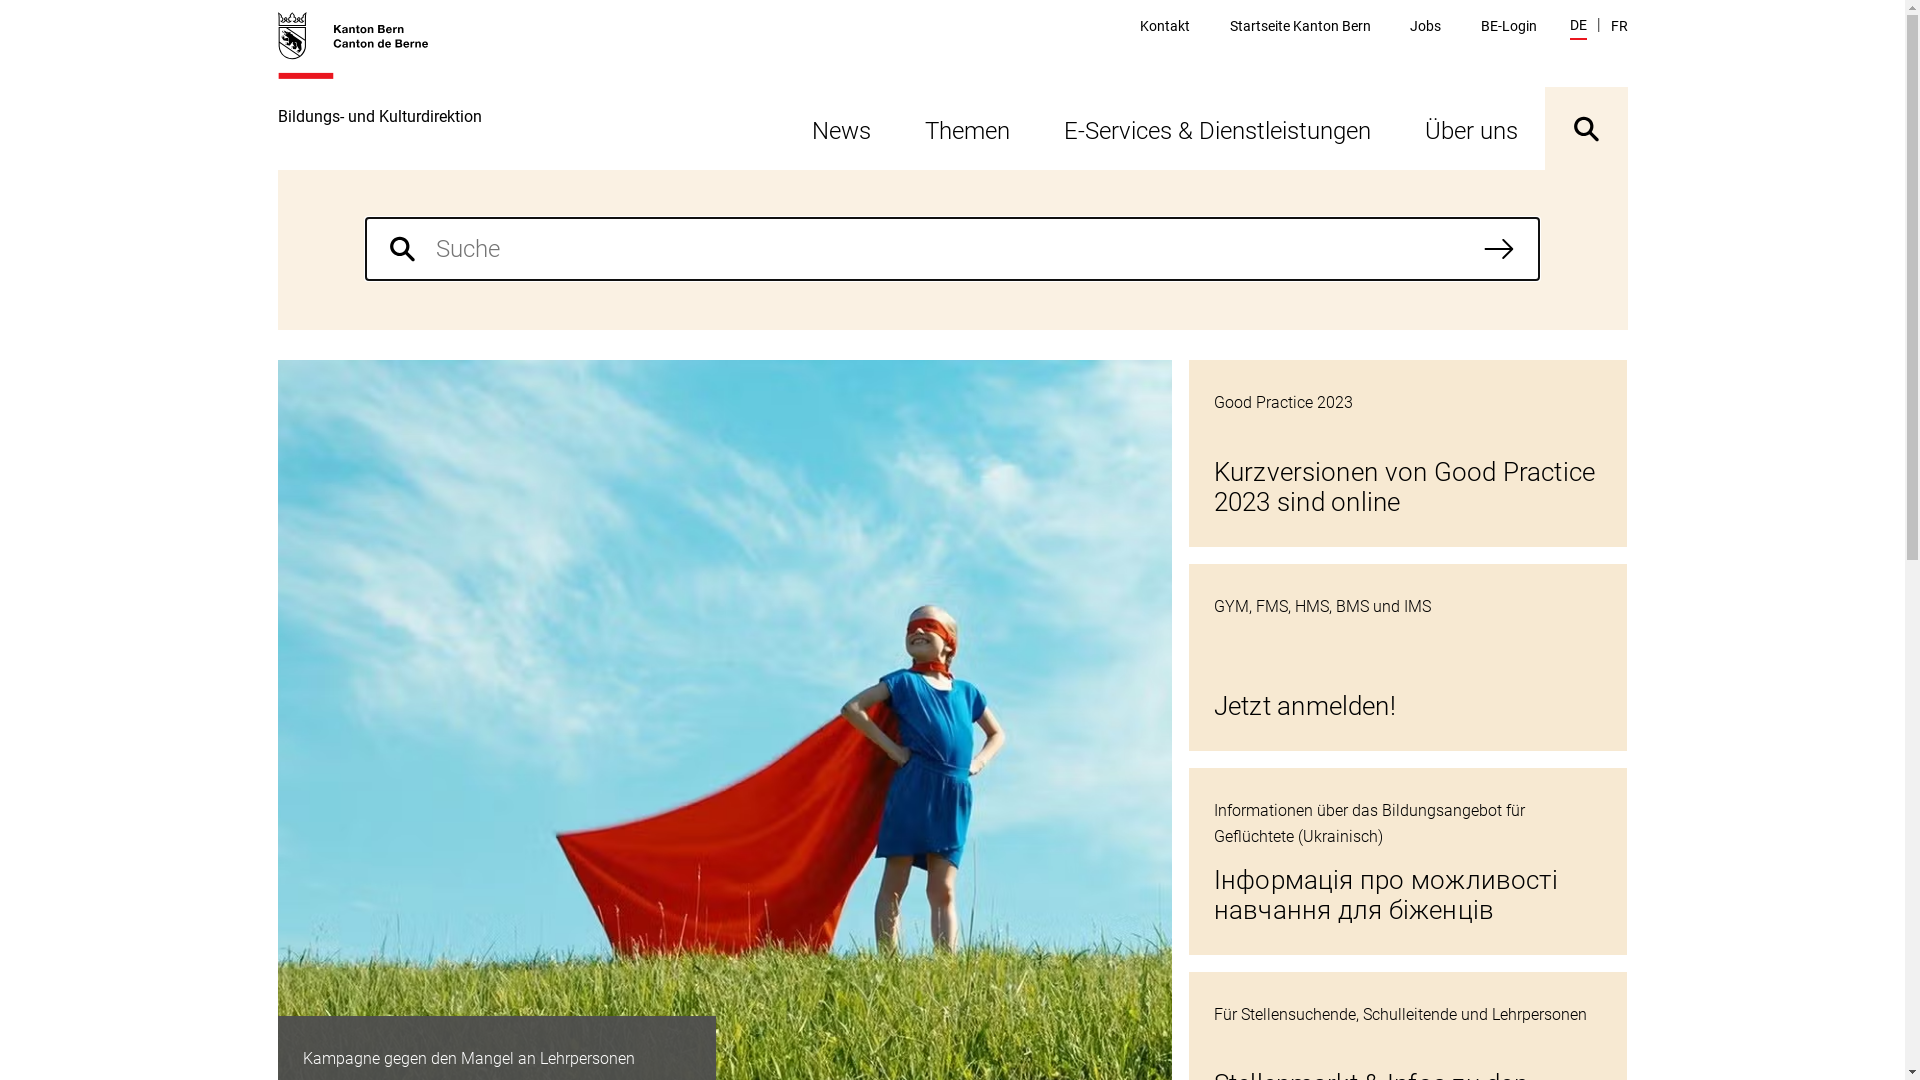 The height and width of the screenshot is (1080, 1920). Describe the element at coordinates (840, 128) in the screenshot. I see `'News'` at that location.